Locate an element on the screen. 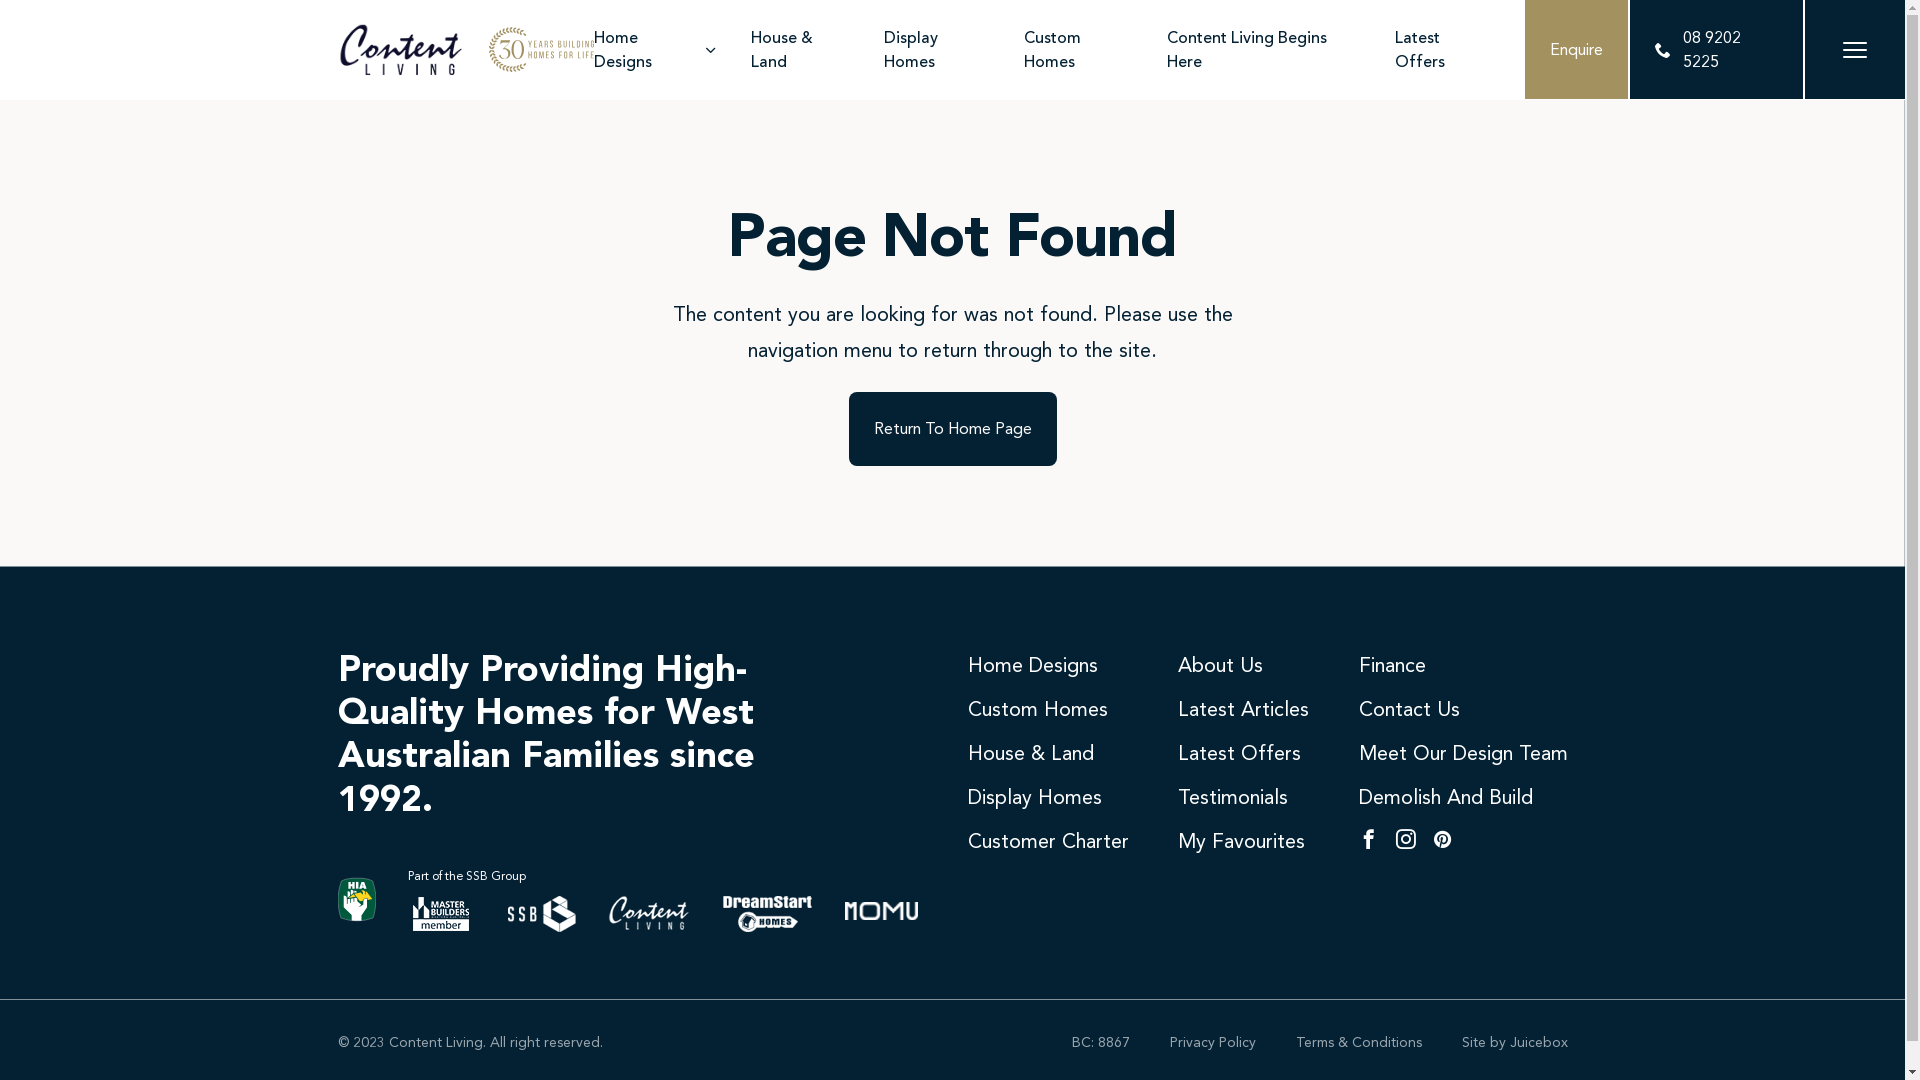 This screenshot has height=1080, width=1920. 'Home Designs' is located at coordinates (593, 49).